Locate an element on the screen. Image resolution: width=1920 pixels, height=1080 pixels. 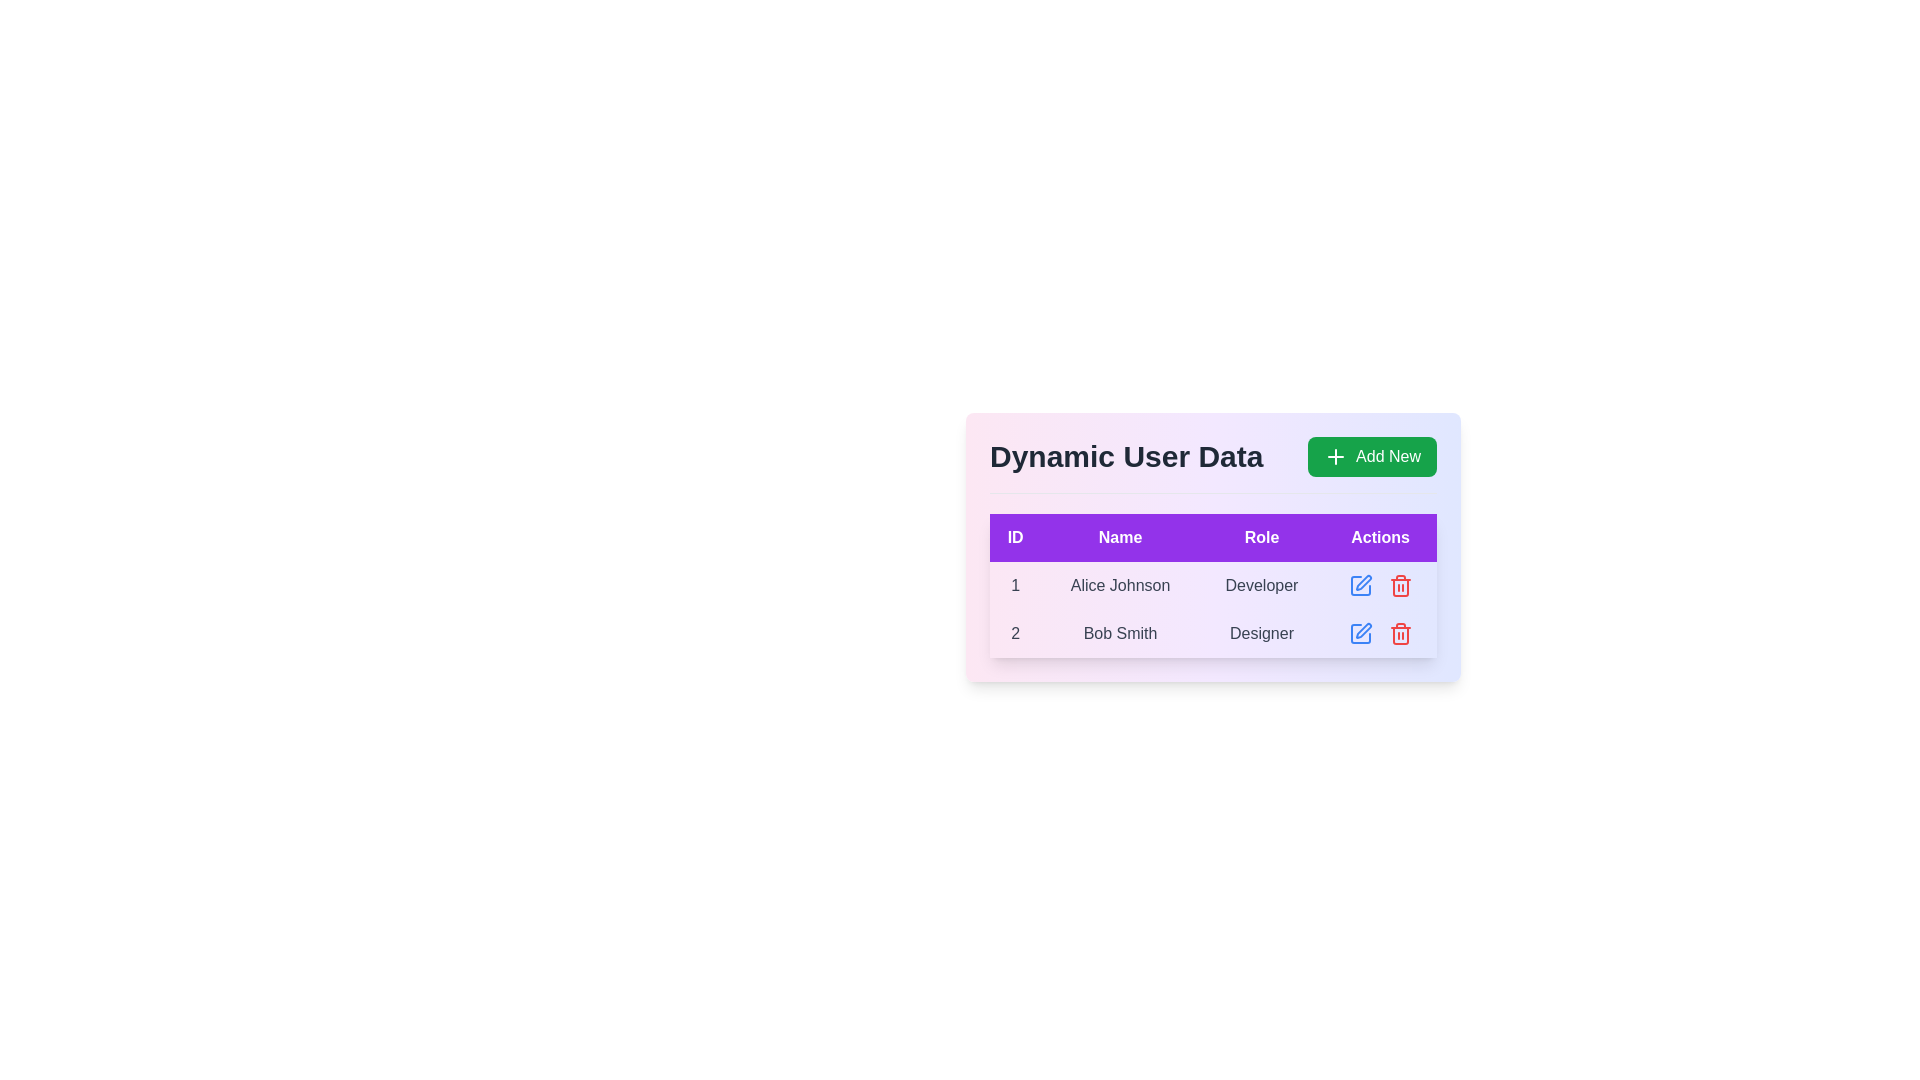
the blue square pencil icon (Edit button) located in the 'Actions' column of the second row representing 'Bob Smith' is located at coordinates (1360, 633).